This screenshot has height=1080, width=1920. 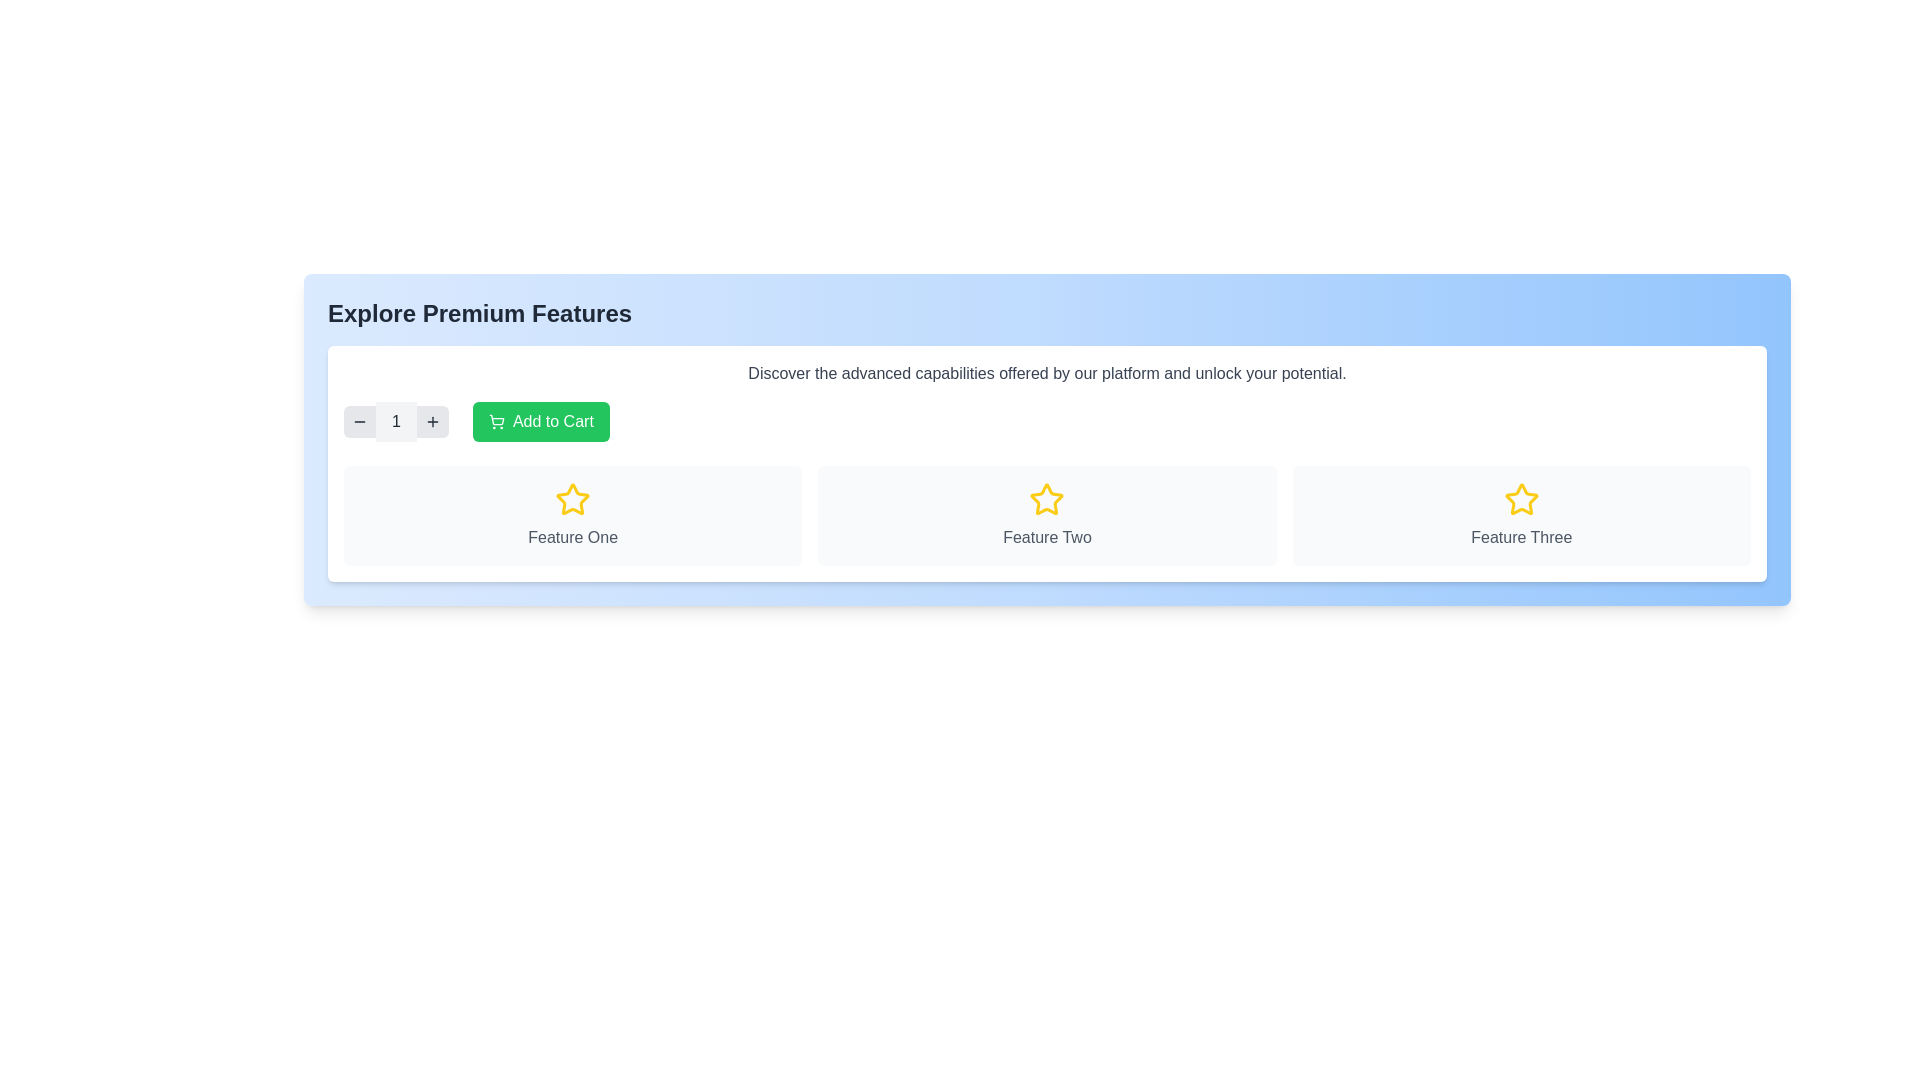 I want to click on the icon representing the feature within the 'Feature One' card, which is visually intended, so click(x=572, y=499).